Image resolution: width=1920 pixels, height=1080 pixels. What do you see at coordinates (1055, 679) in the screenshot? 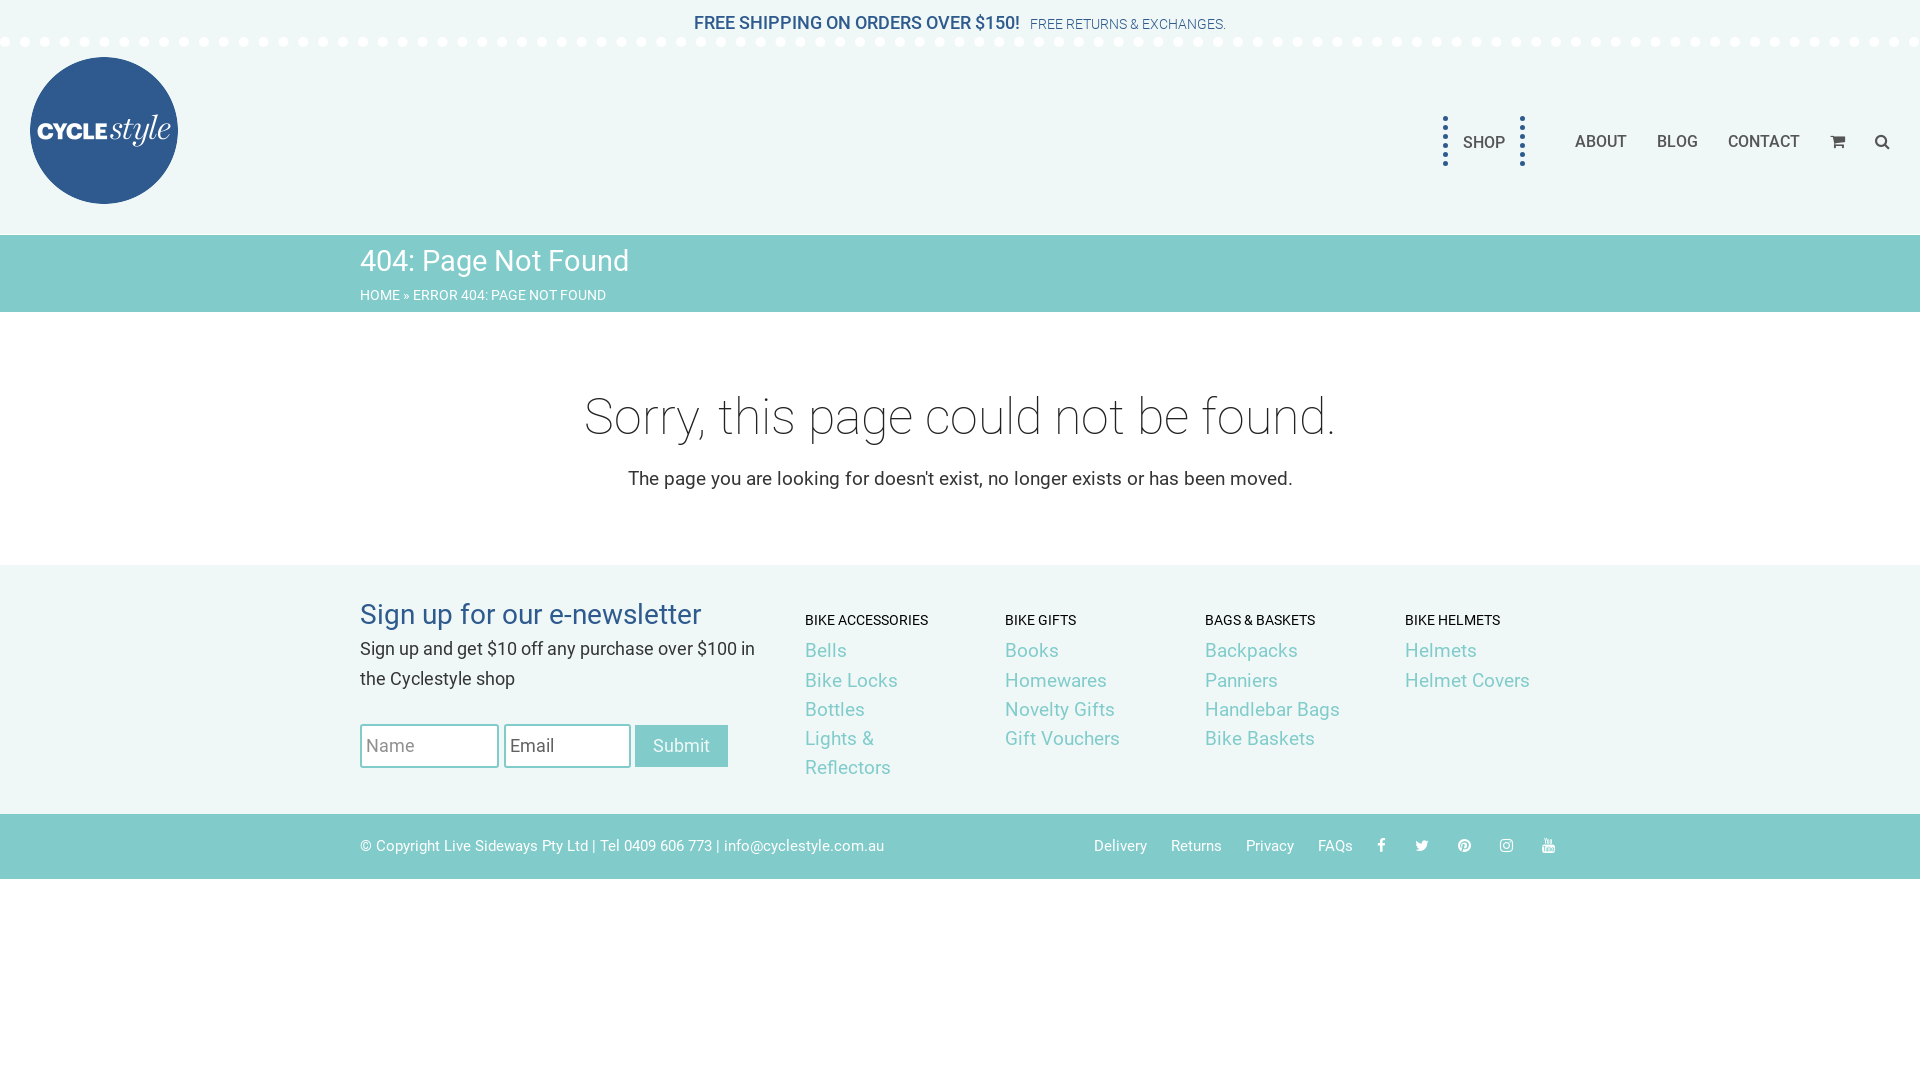
I see `'Homewares'` at bounding box center [1055, 679].